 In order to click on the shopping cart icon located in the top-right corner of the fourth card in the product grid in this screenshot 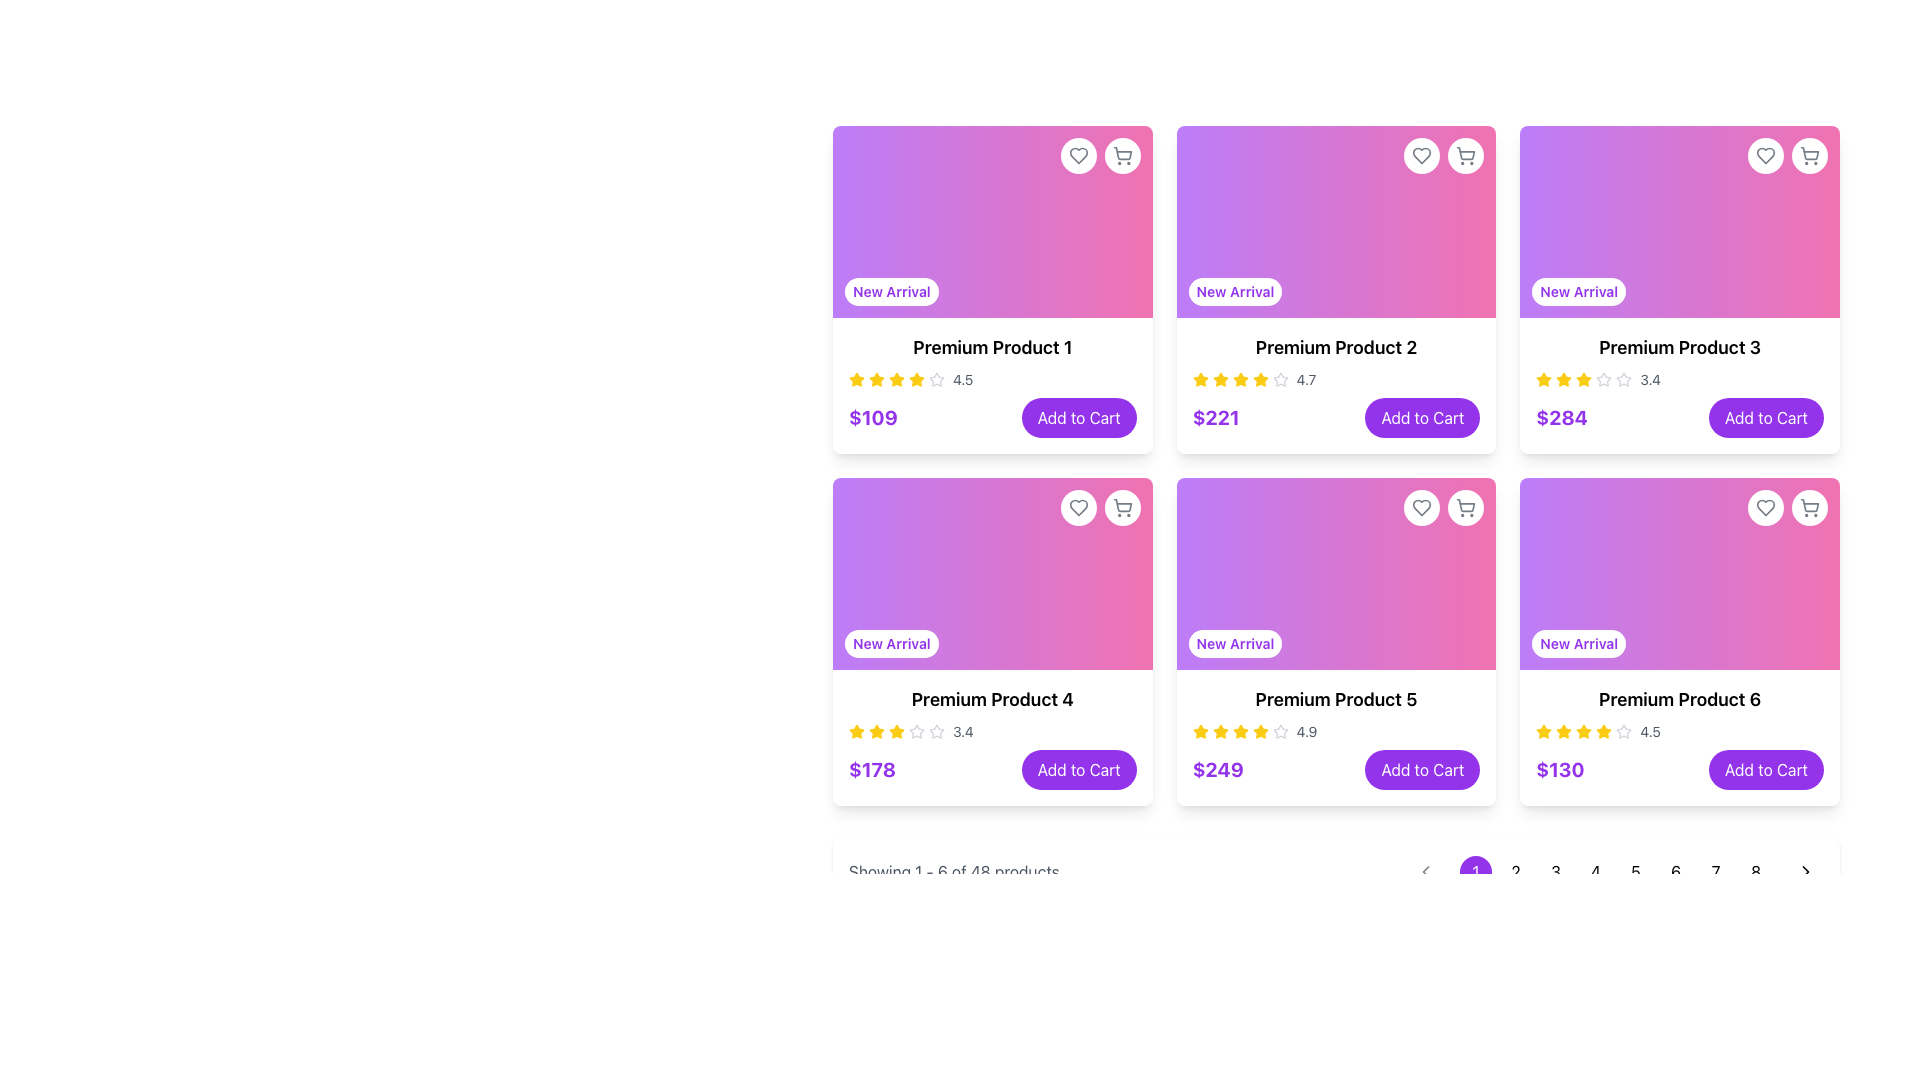, I will do `click(1122, 507)`.